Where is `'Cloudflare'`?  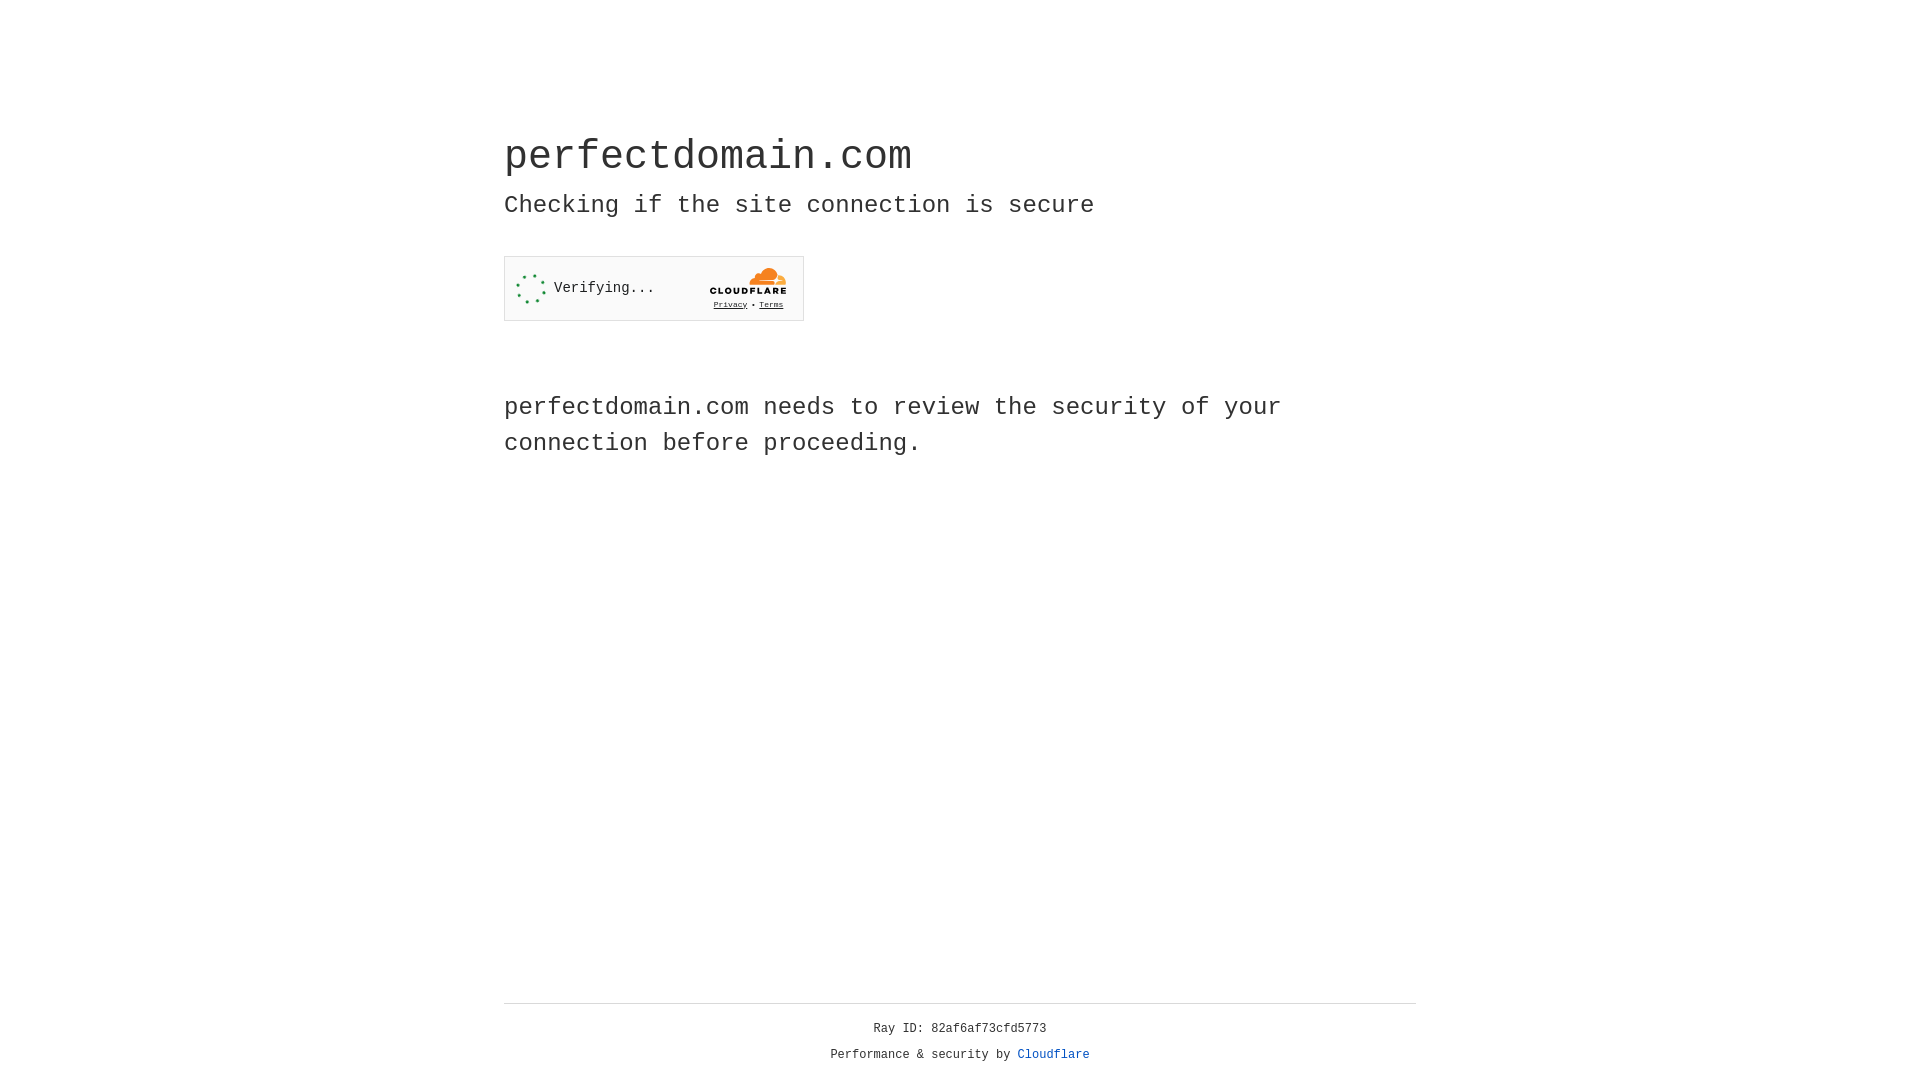
'Cloudflare' is located at coordinates (1053, 1054).